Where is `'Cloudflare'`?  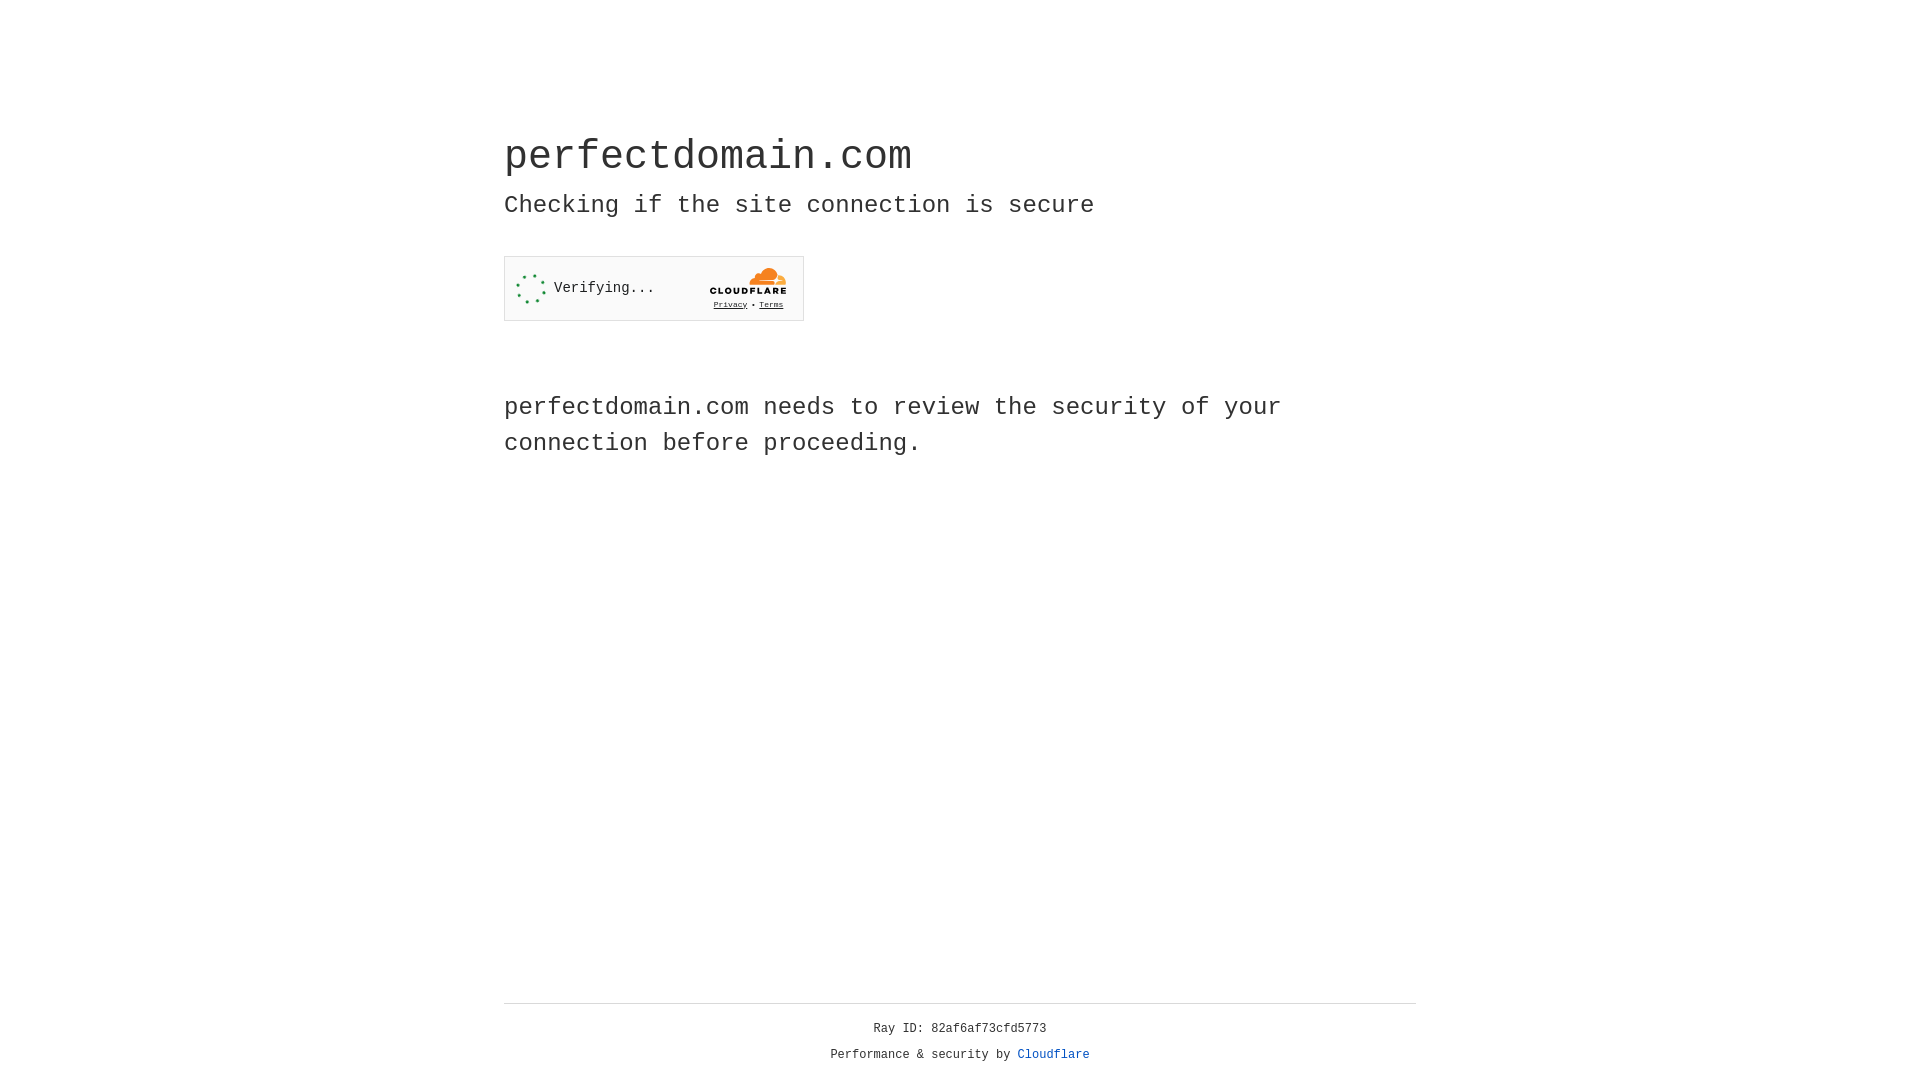
'Cloudflare' is located at coordinates (1053, 1054).